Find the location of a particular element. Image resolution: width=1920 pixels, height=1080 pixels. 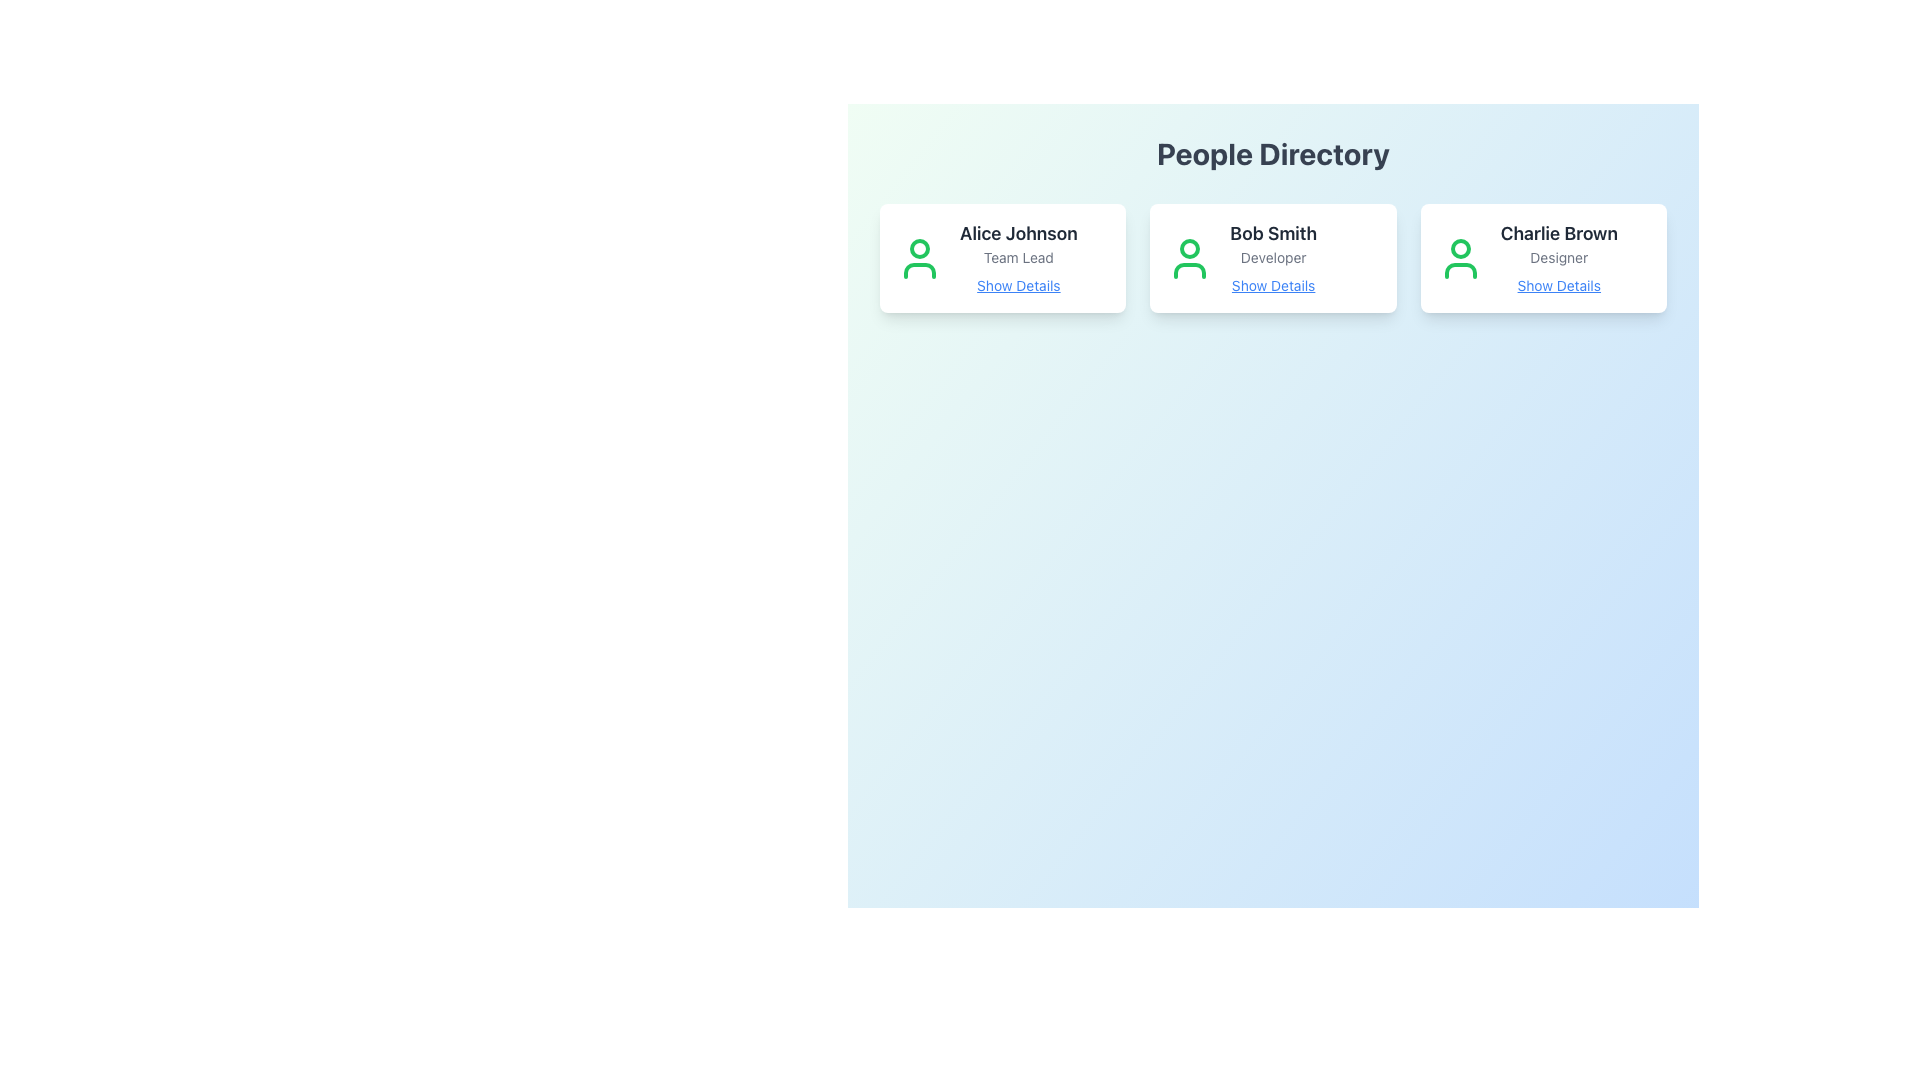

the user profile SVG icon, which is a green outline of a person, located in the card labeled 'Charlie Brown Designer Show Details' to the left of the text 'Charlie Brown' is located at coordinates (1460, 257).